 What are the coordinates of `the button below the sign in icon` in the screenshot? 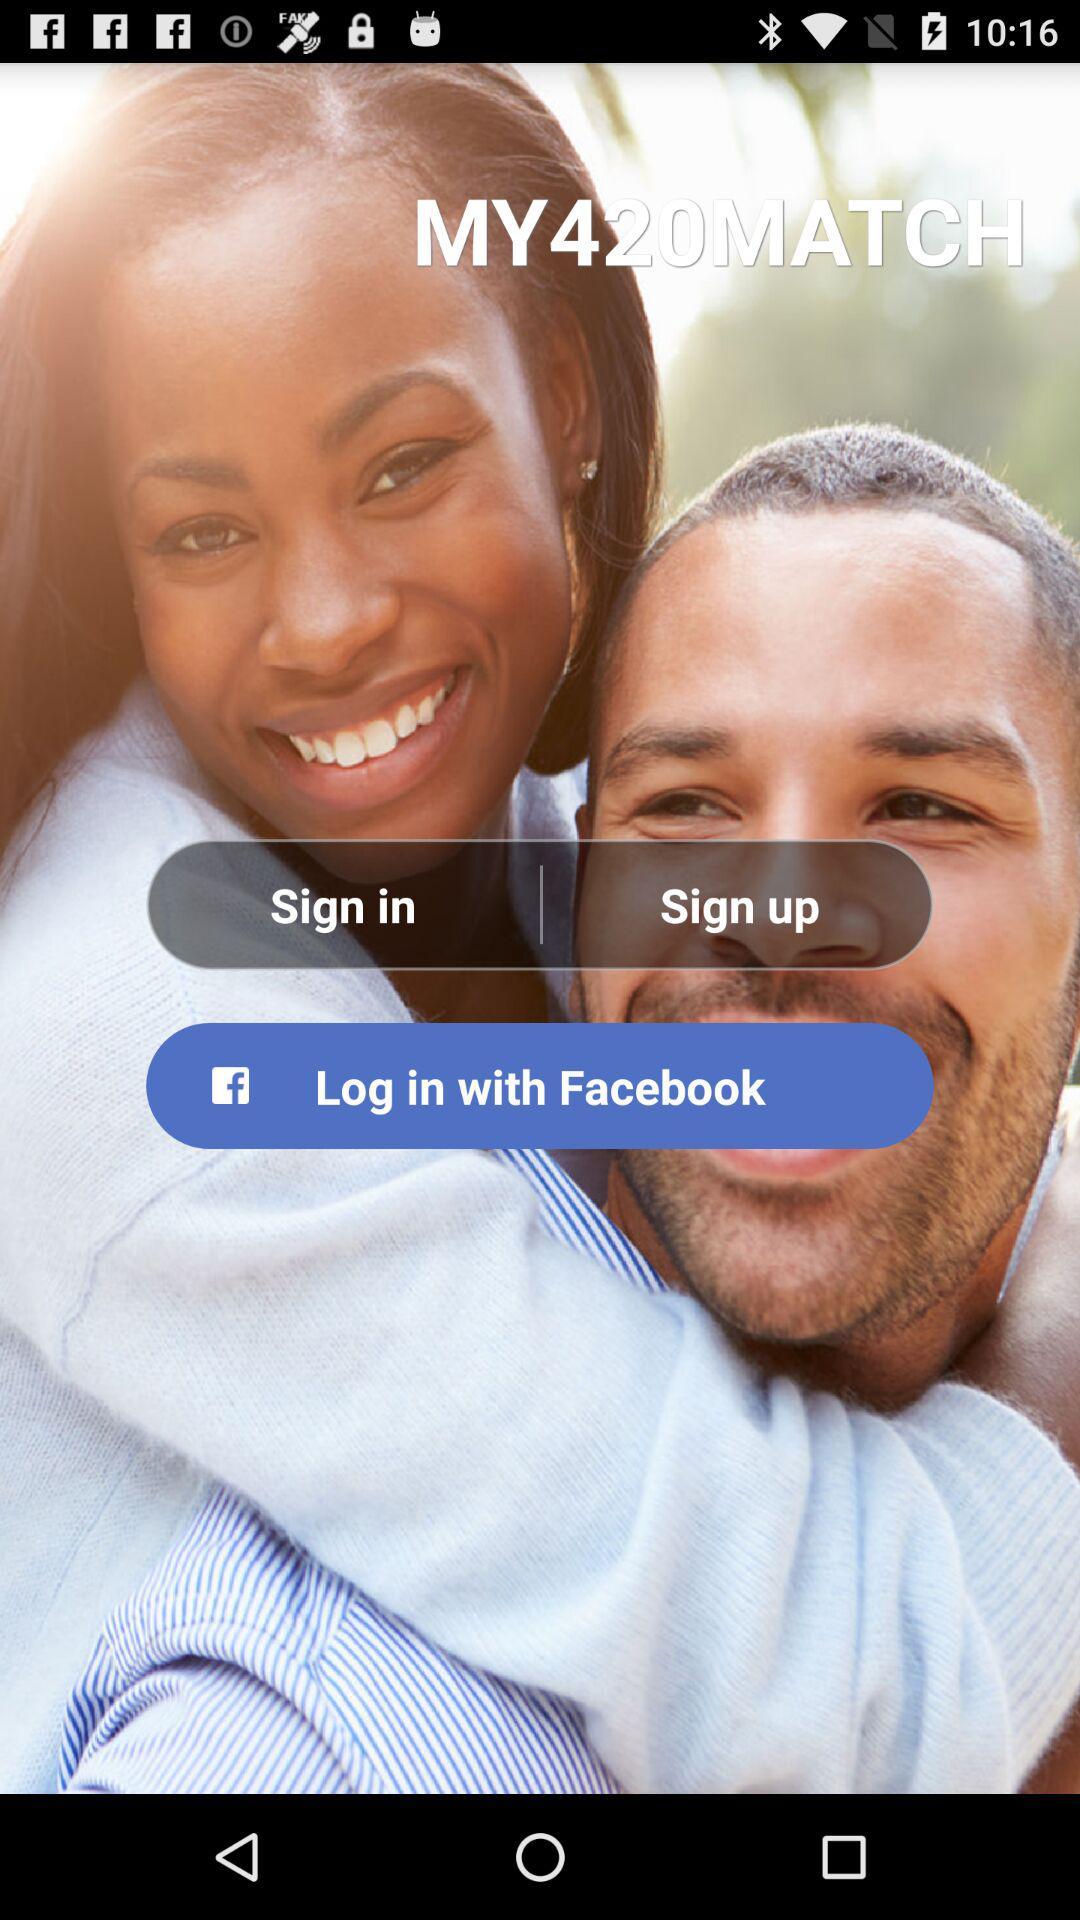 It's located at (540, 1084).